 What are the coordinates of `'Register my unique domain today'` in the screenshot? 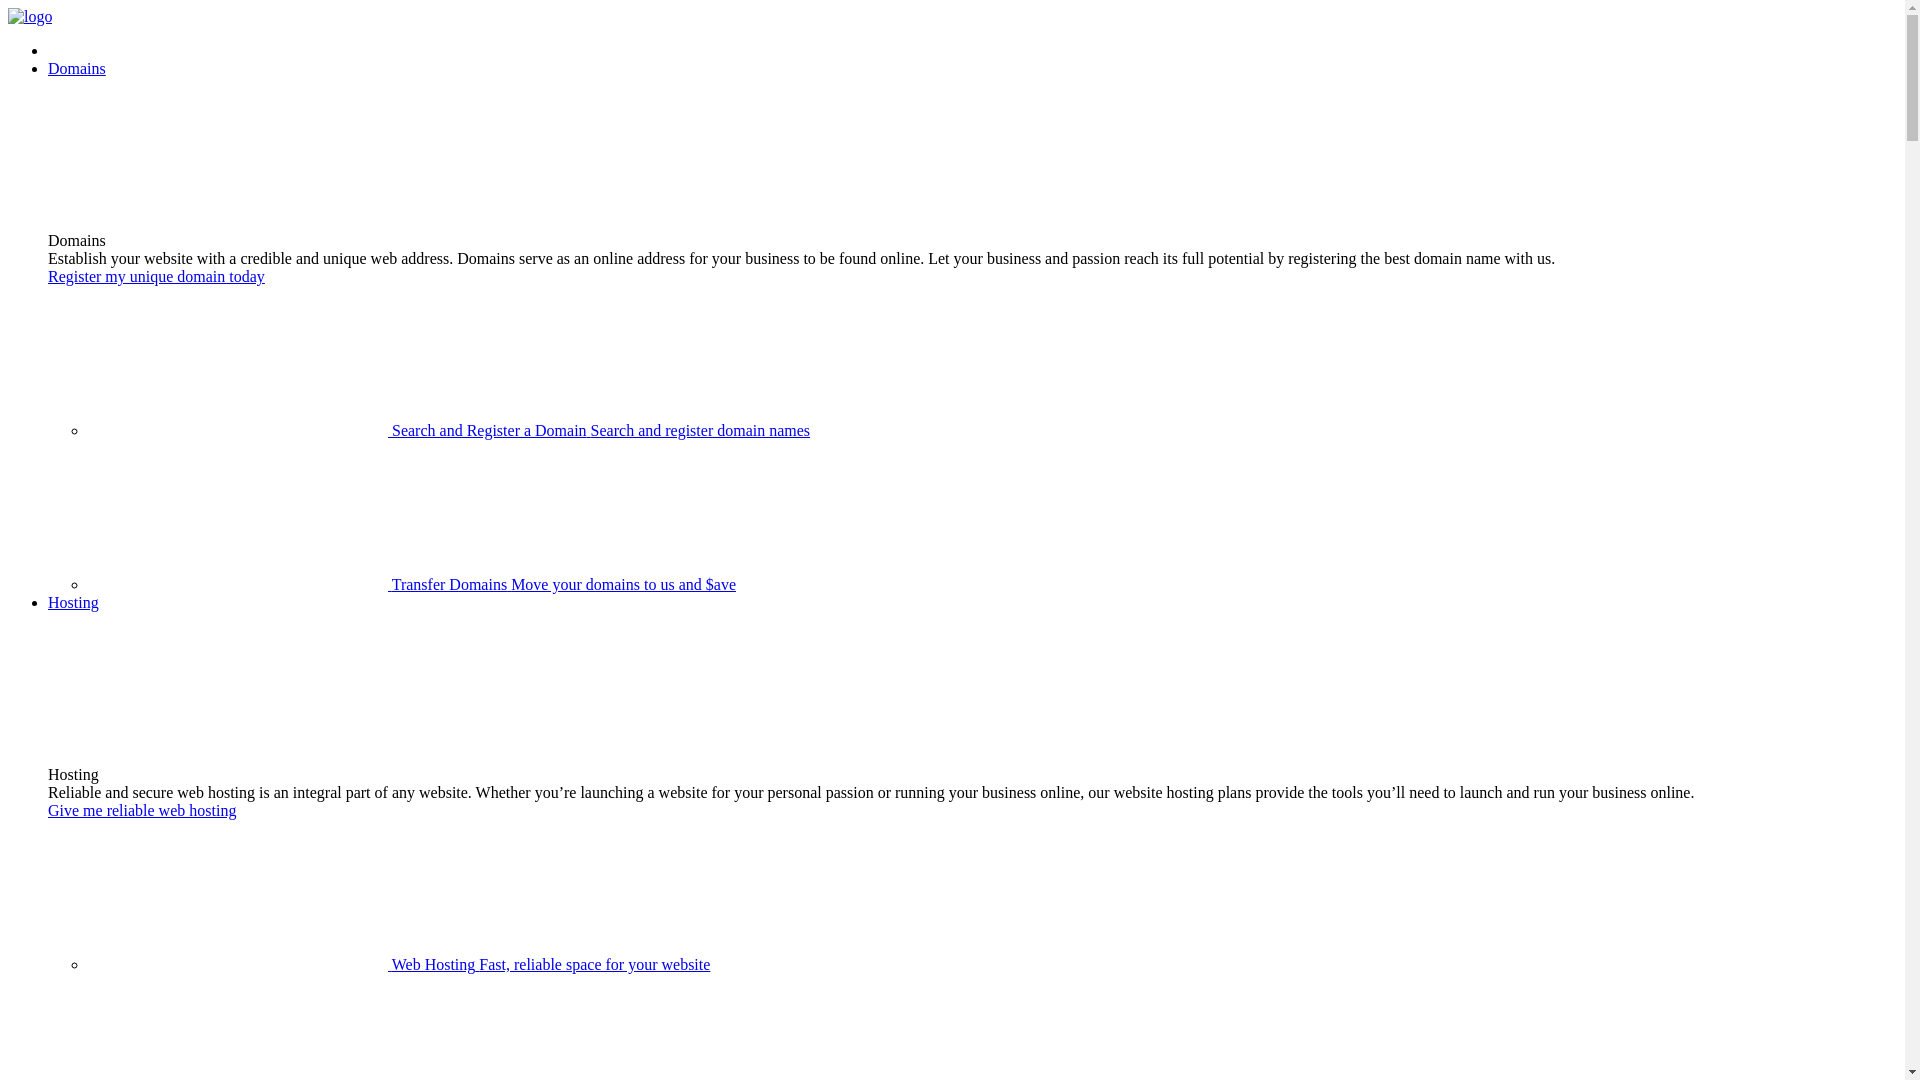 It's located at (155, 276).